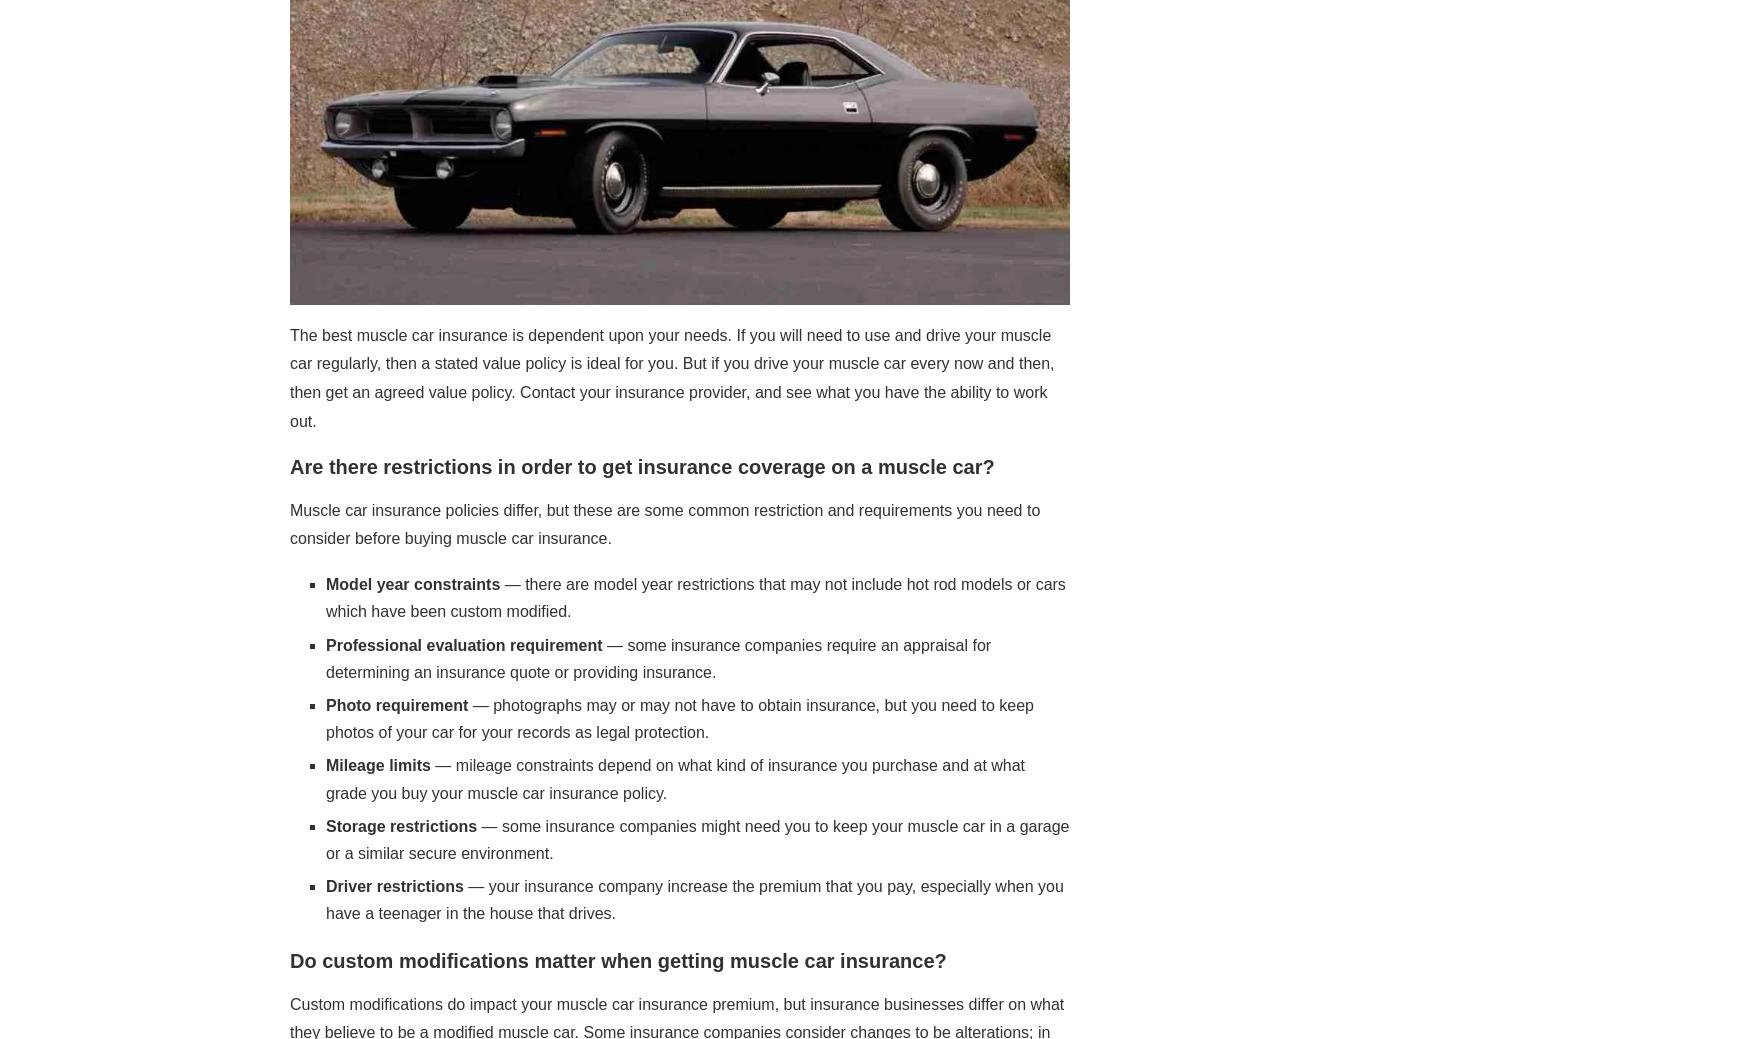 Image resolution: width=1750 pixels, height=1039 pixels. Describe the element at coordinates (326, 764) in the screenshot. I see `'Mileage limits'` at that location.